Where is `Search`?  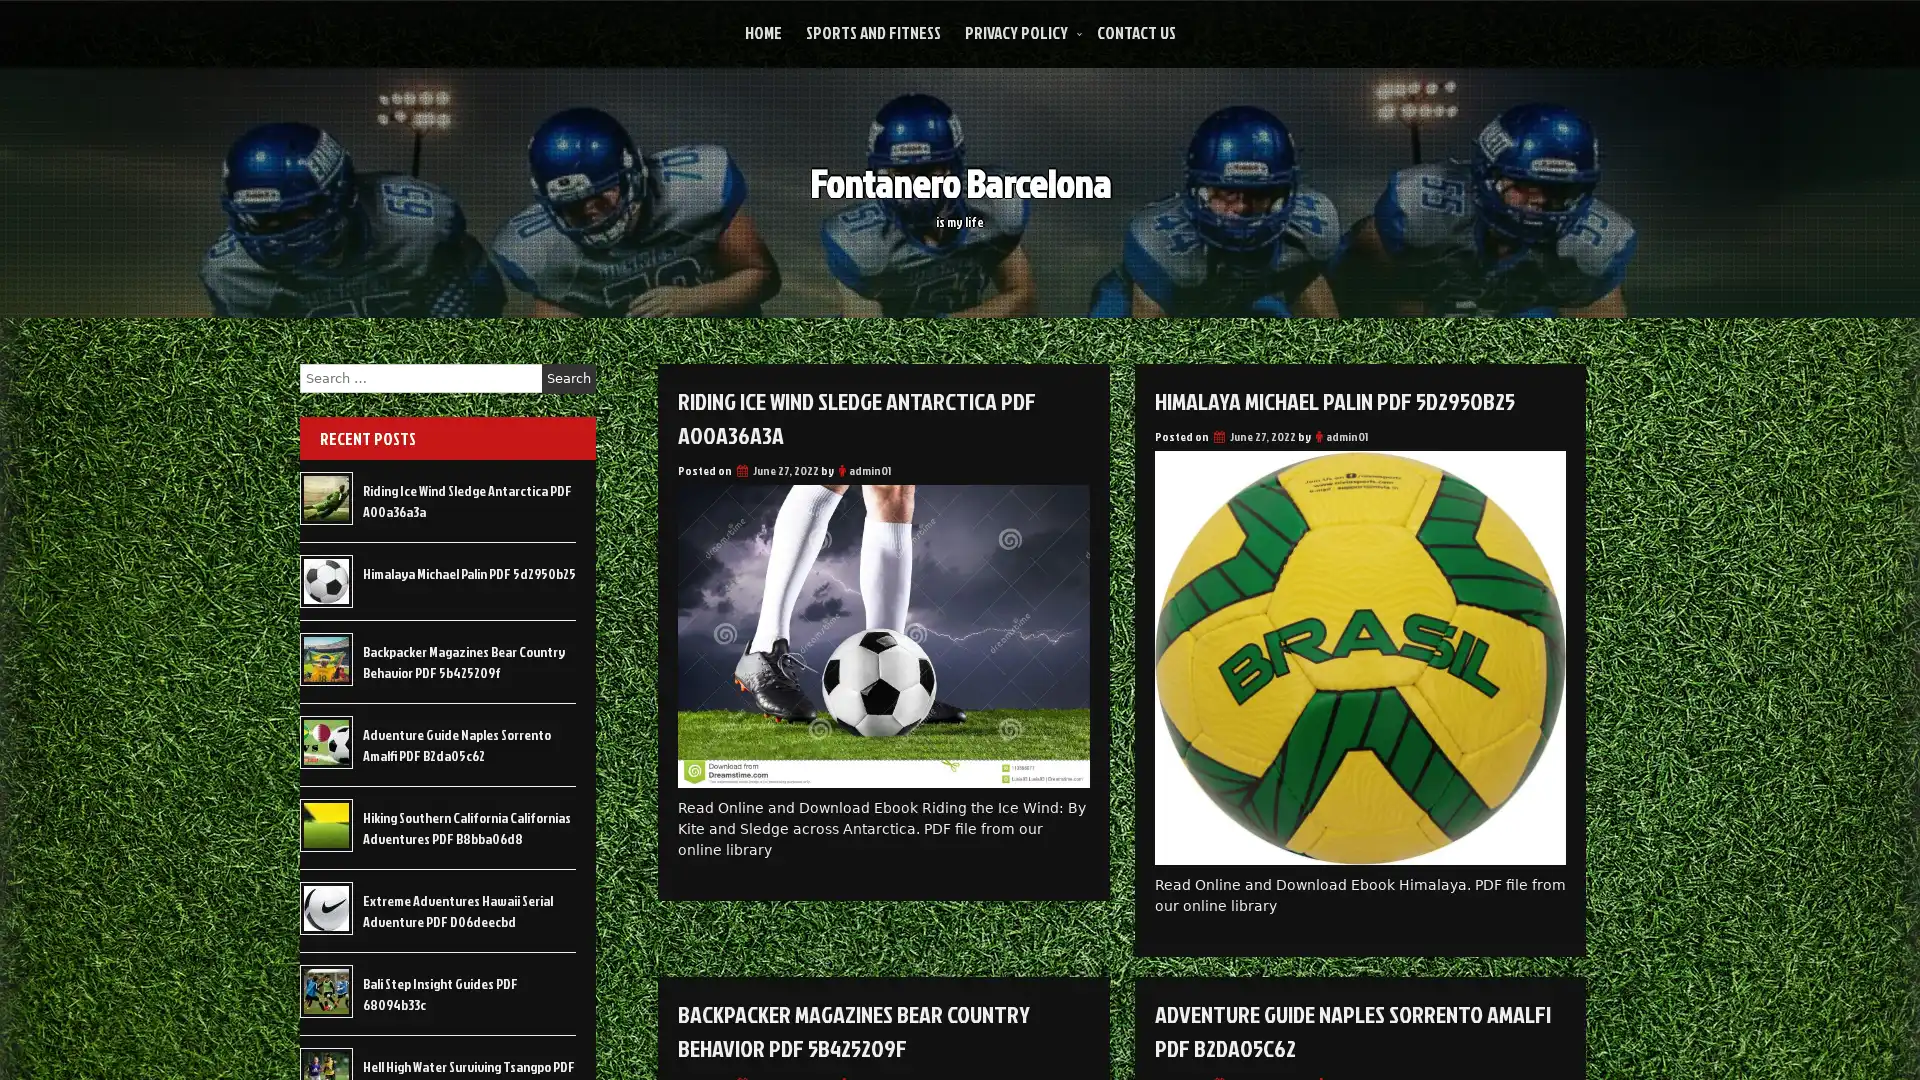
Search is located at coordinates (568, 378).